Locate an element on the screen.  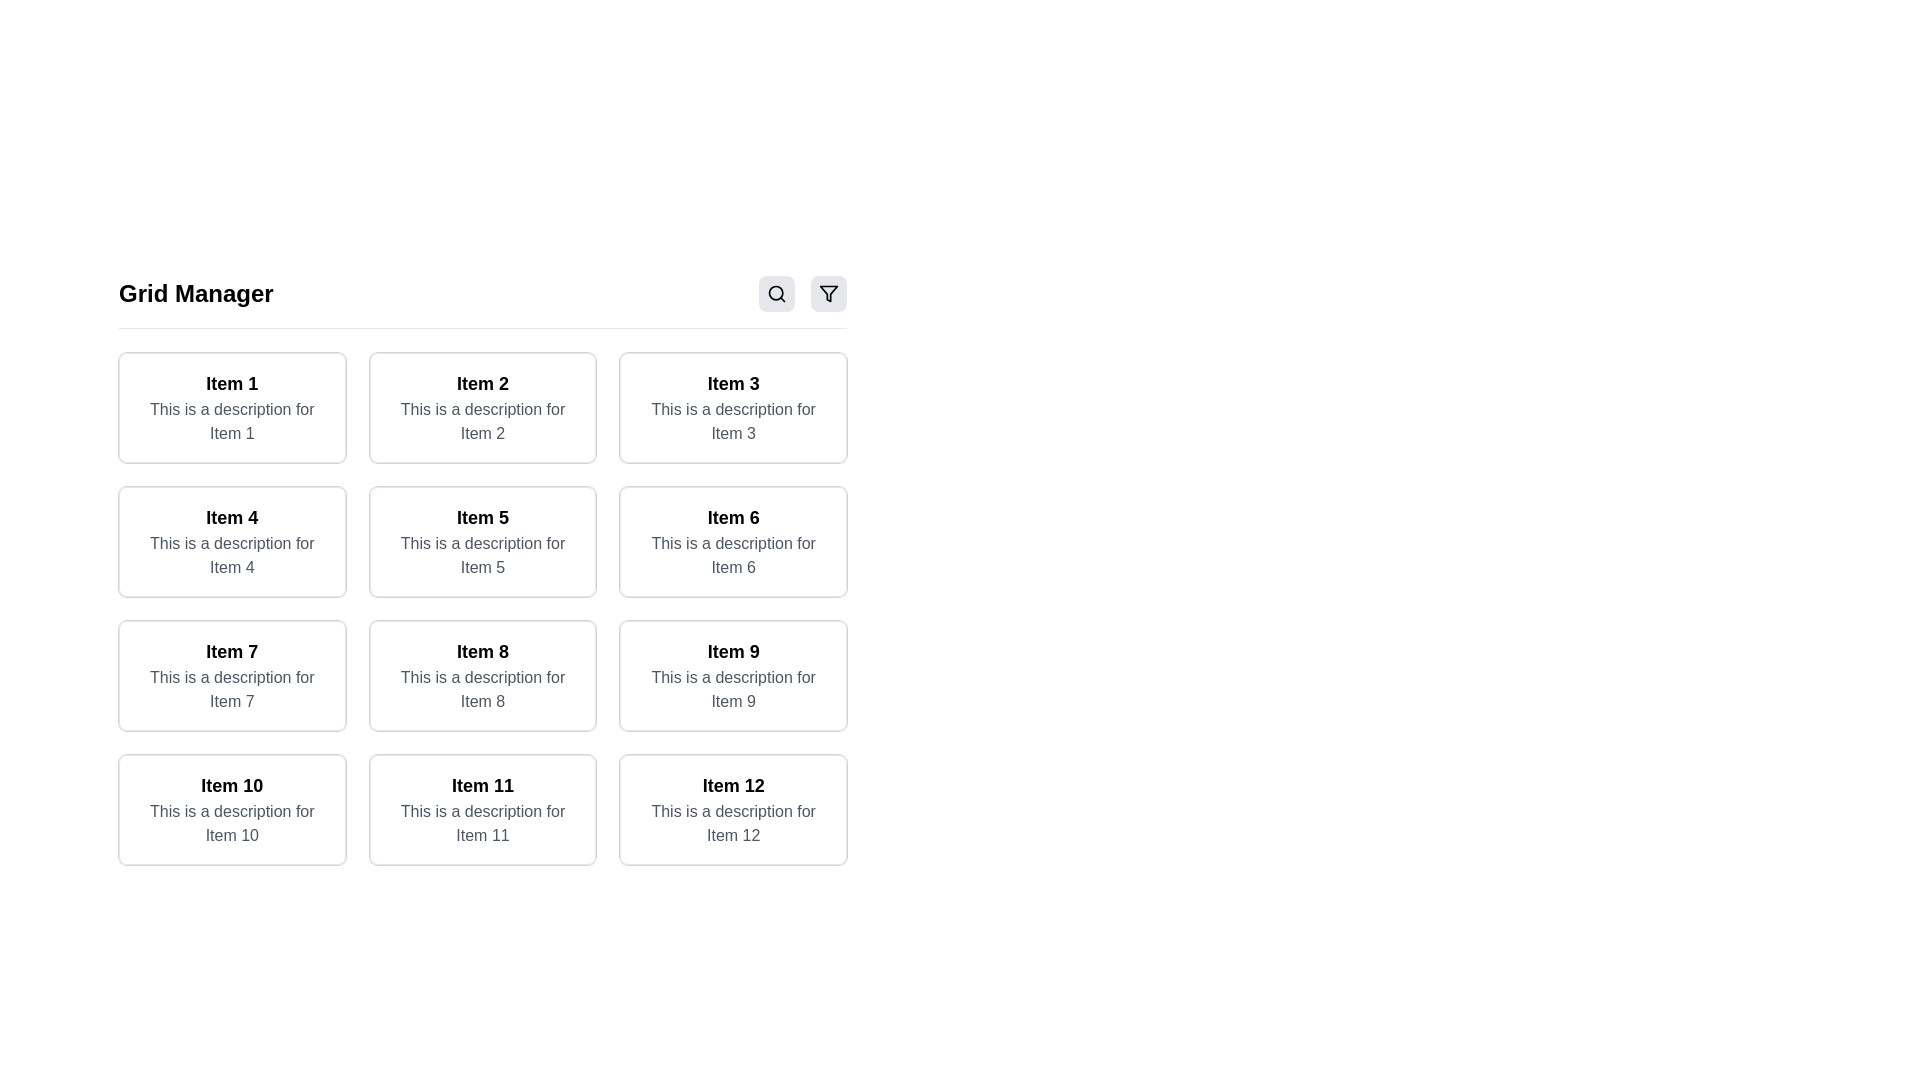
the descriptive text displaying 'This is a description for Item 12', located in the last card of a 4x3 grid layout, specifically the second line in the card labeled 'Item 12' is located at coordinates (732, 824).